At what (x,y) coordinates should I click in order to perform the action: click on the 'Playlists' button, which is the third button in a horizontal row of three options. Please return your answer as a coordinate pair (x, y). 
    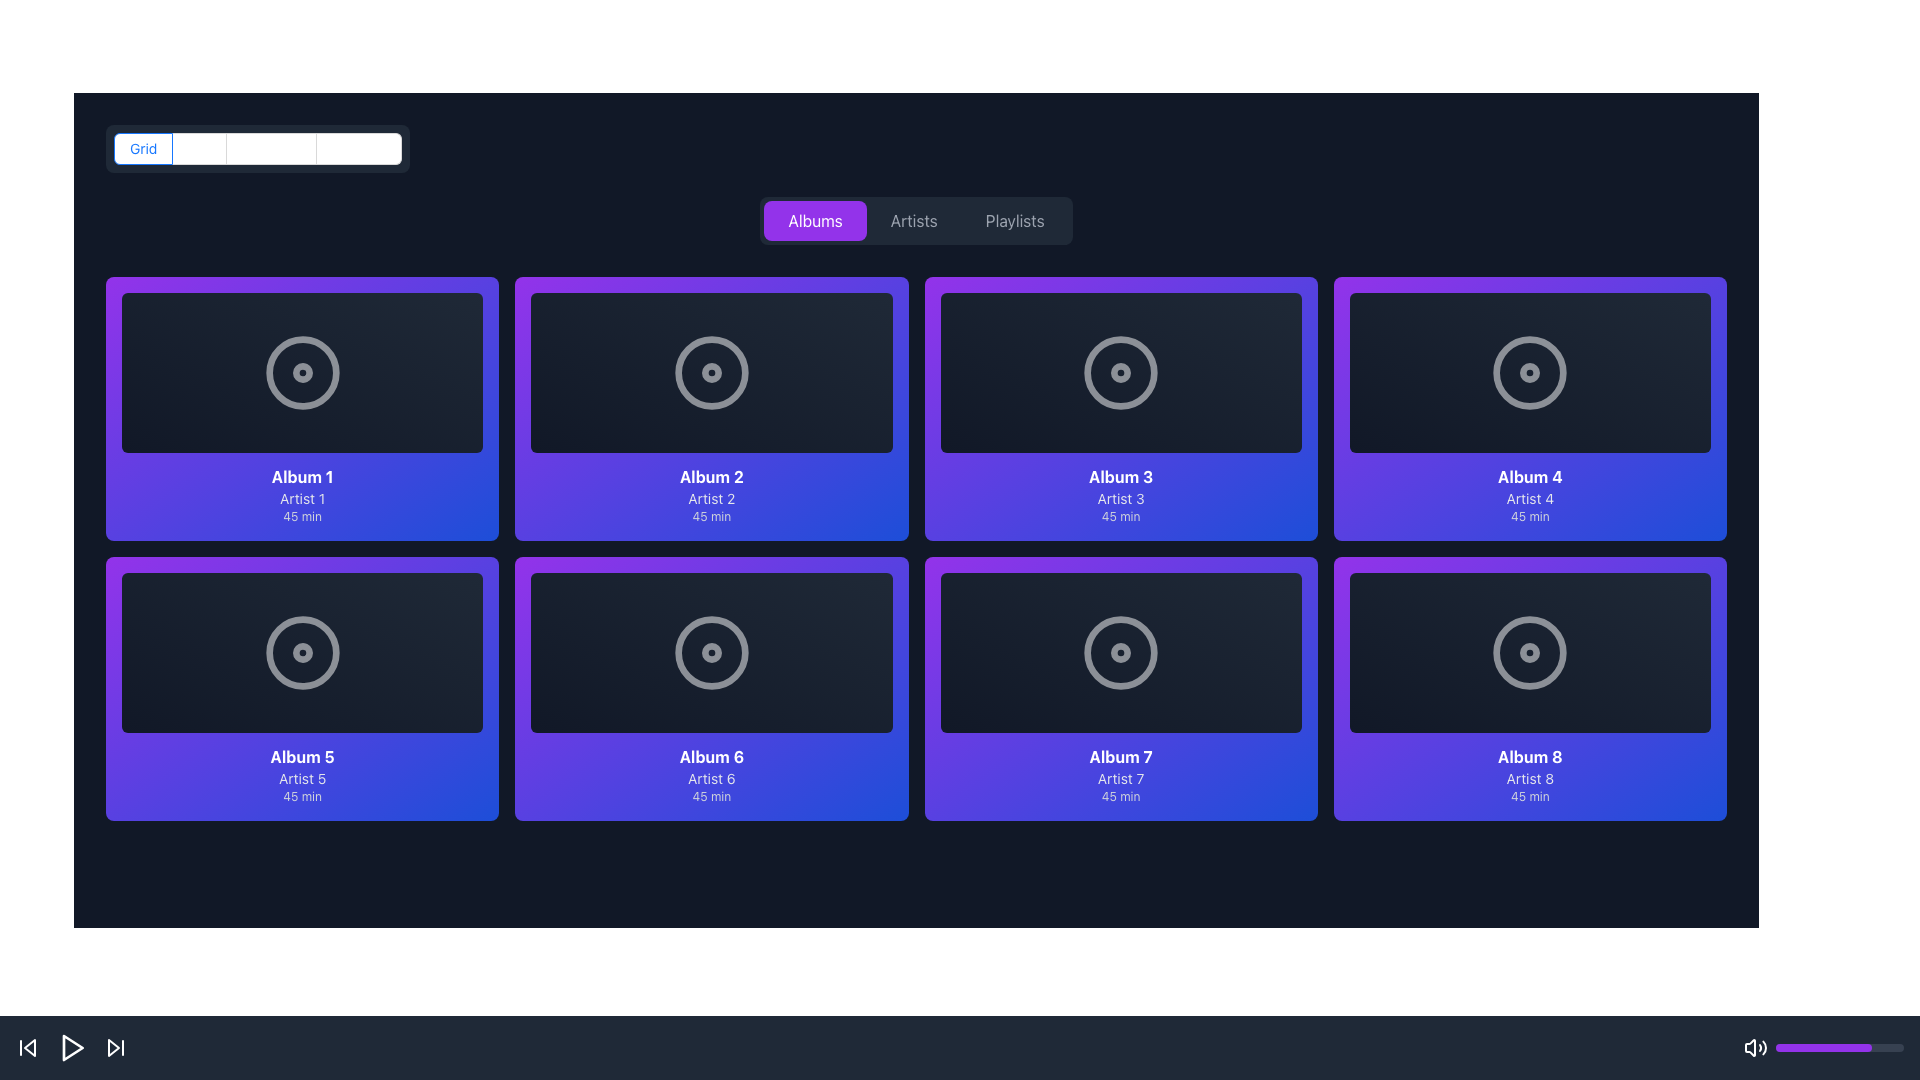
    Looking at the image, I should click on (1015, 220).